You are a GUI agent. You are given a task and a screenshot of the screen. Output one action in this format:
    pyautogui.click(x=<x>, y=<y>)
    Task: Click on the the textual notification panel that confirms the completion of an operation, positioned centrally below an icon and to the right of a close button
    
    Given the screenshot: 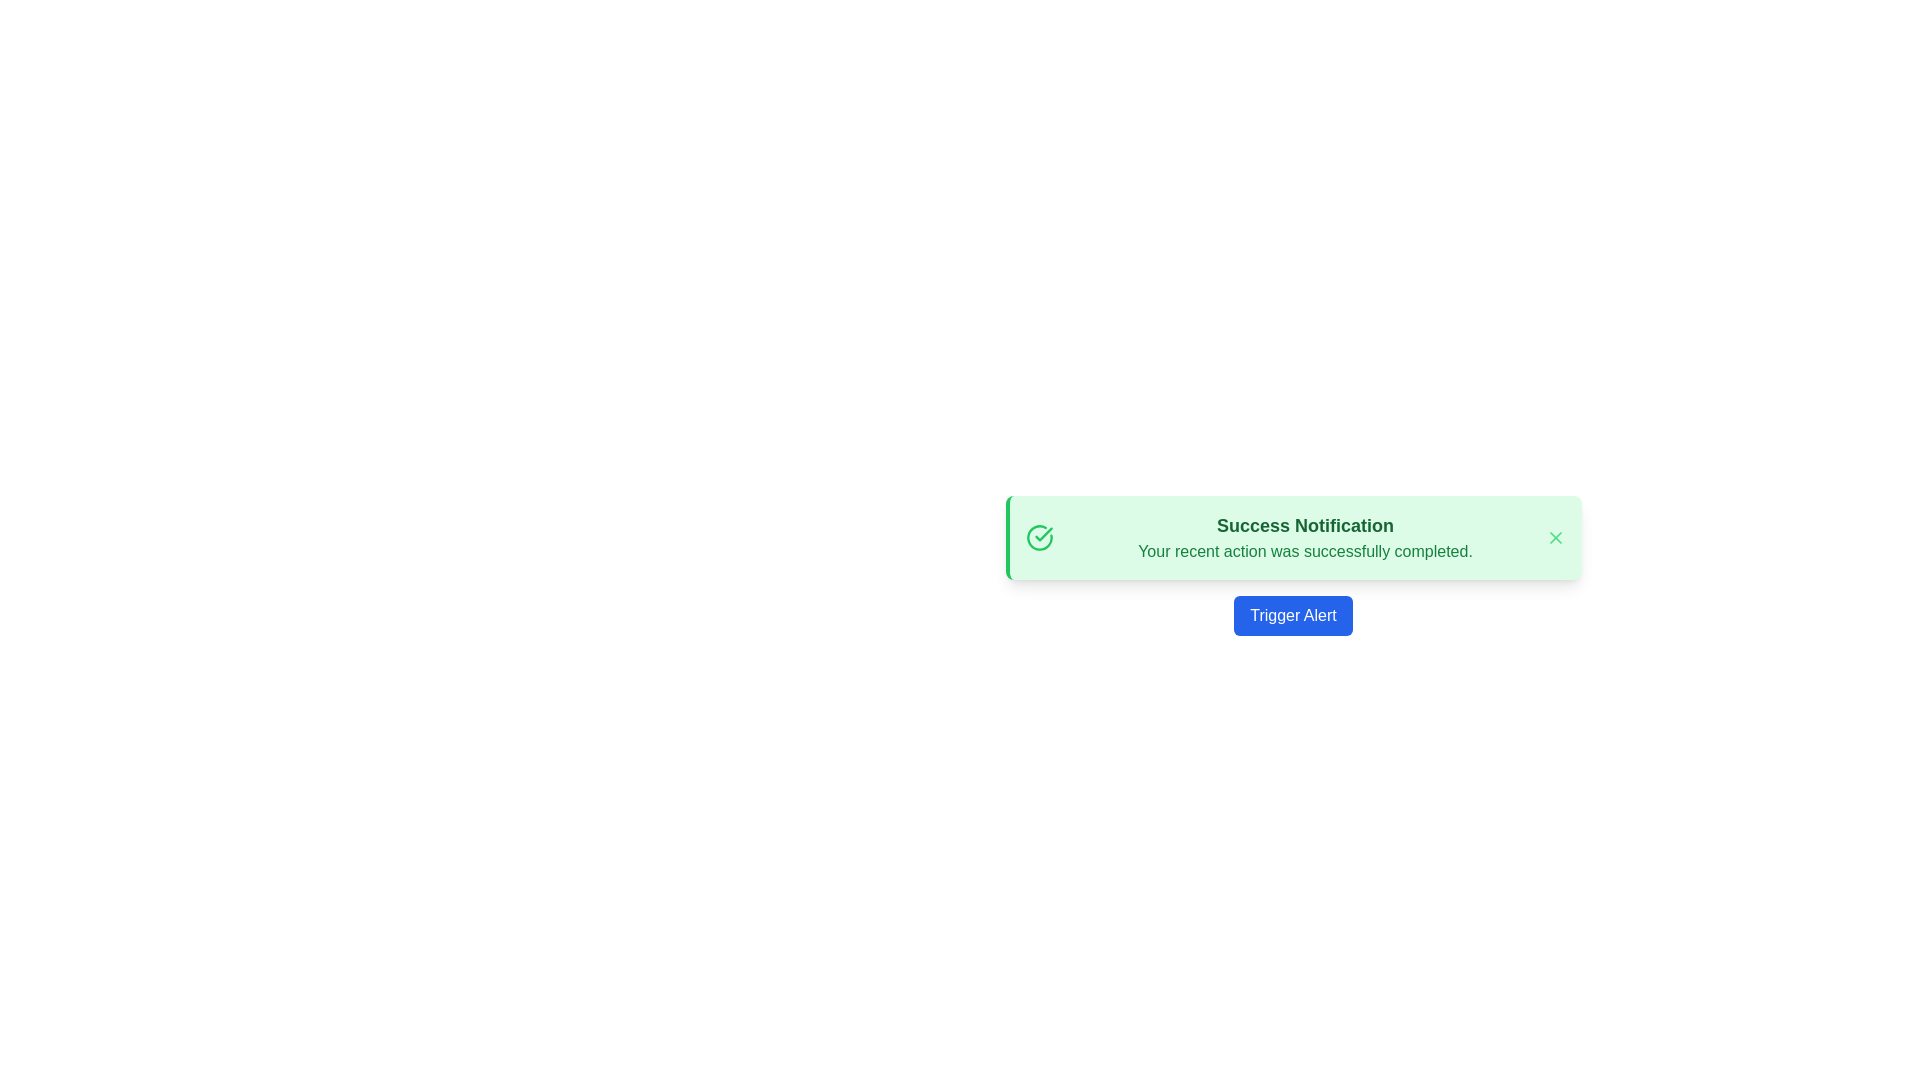 What is the action you would take?
    pyautogui.click(x=1305, y=536)
    